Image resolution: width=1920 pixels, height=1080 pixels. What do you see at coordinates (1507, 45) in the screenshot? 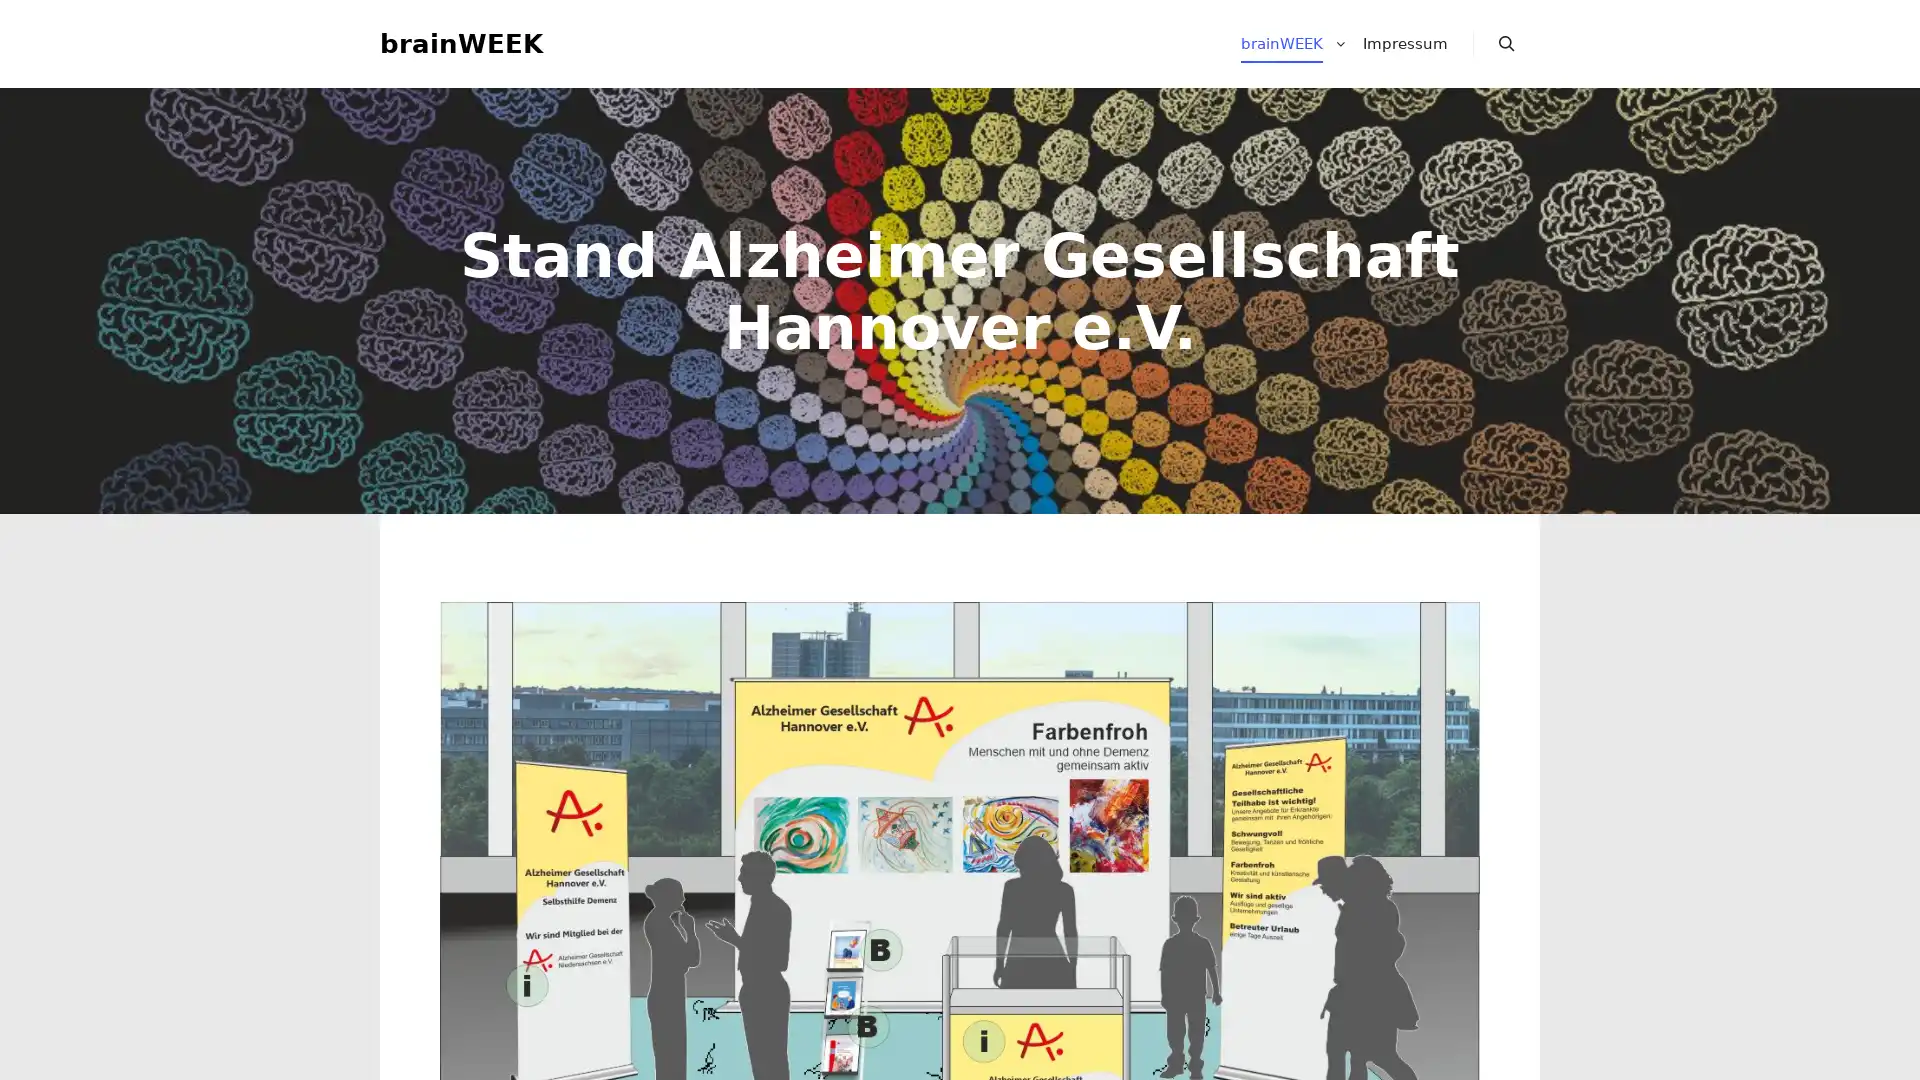
I see `Suchen` at bounding box center [1507, 45].